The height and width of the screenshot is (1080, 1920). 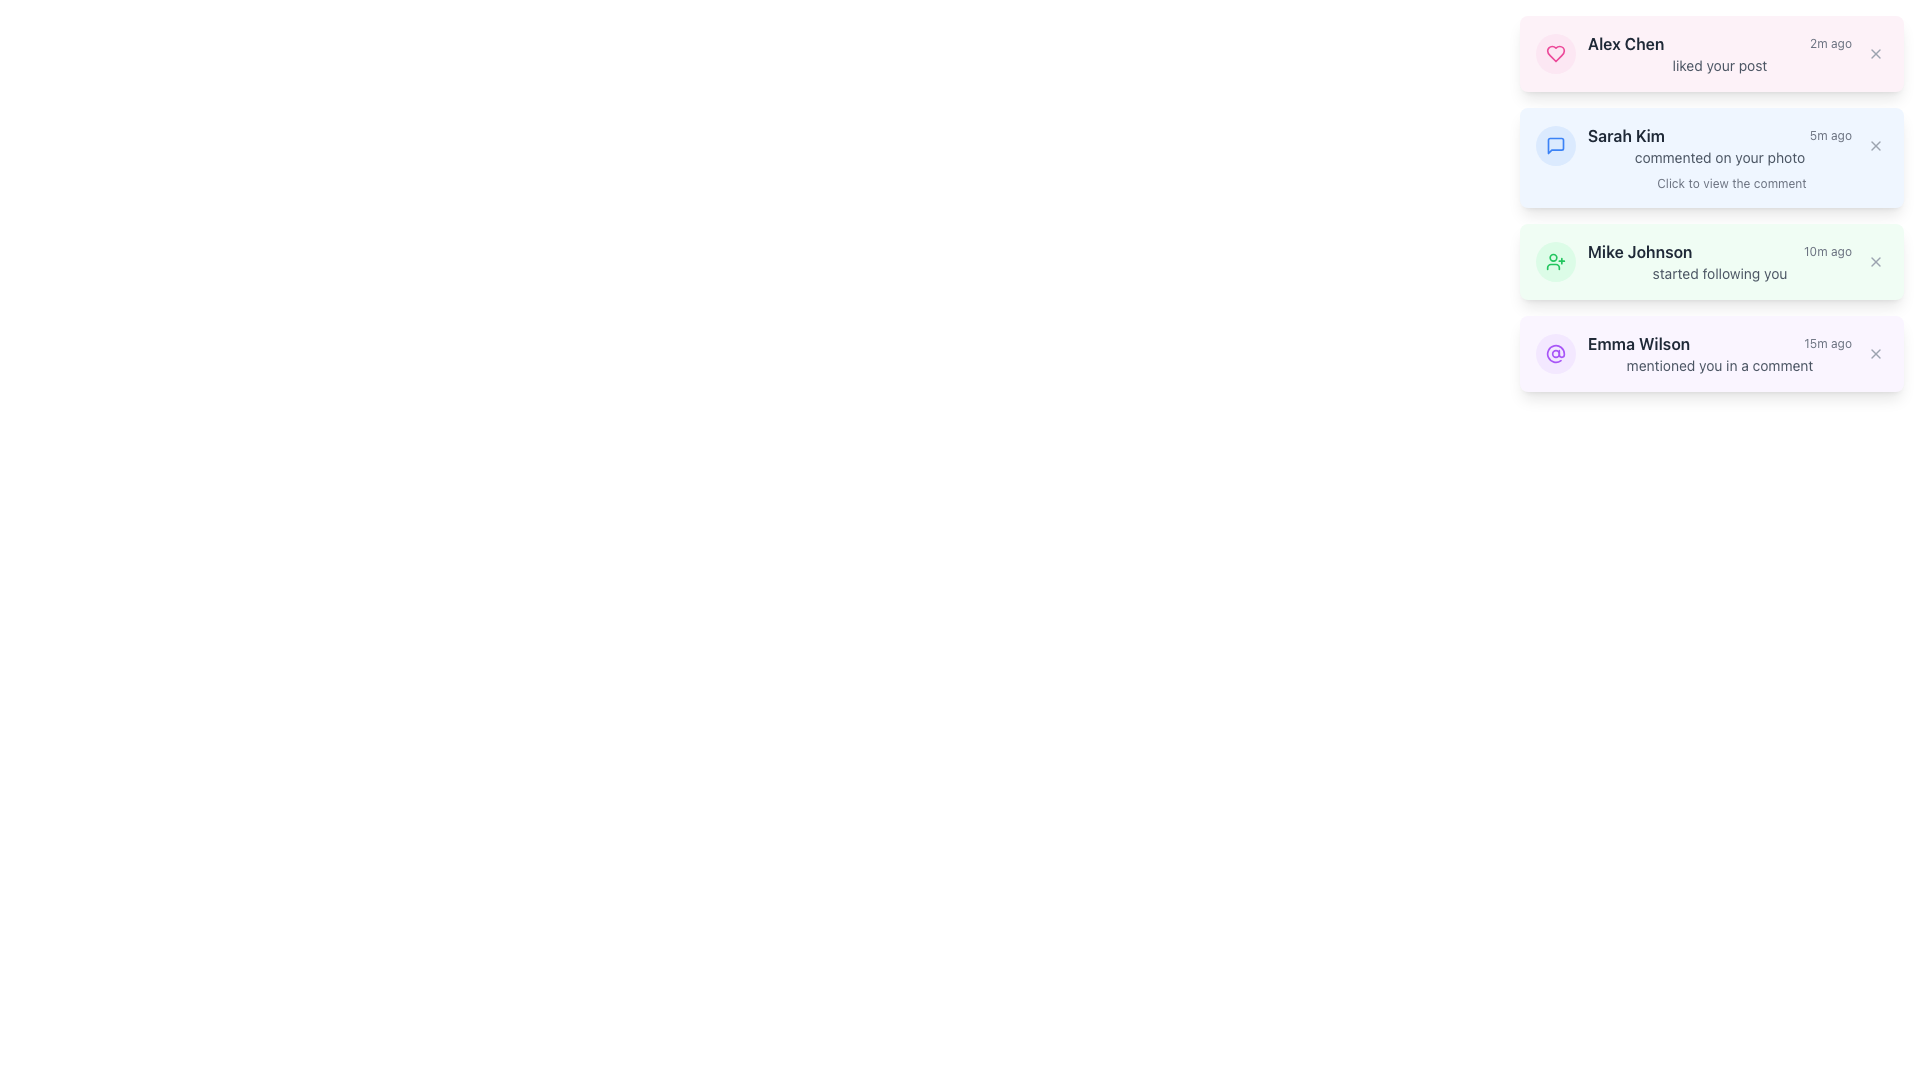 I want to click on the icon located inside the green notification box, which is in the third position from the top of the notification list, so click(x=1554, y=261).